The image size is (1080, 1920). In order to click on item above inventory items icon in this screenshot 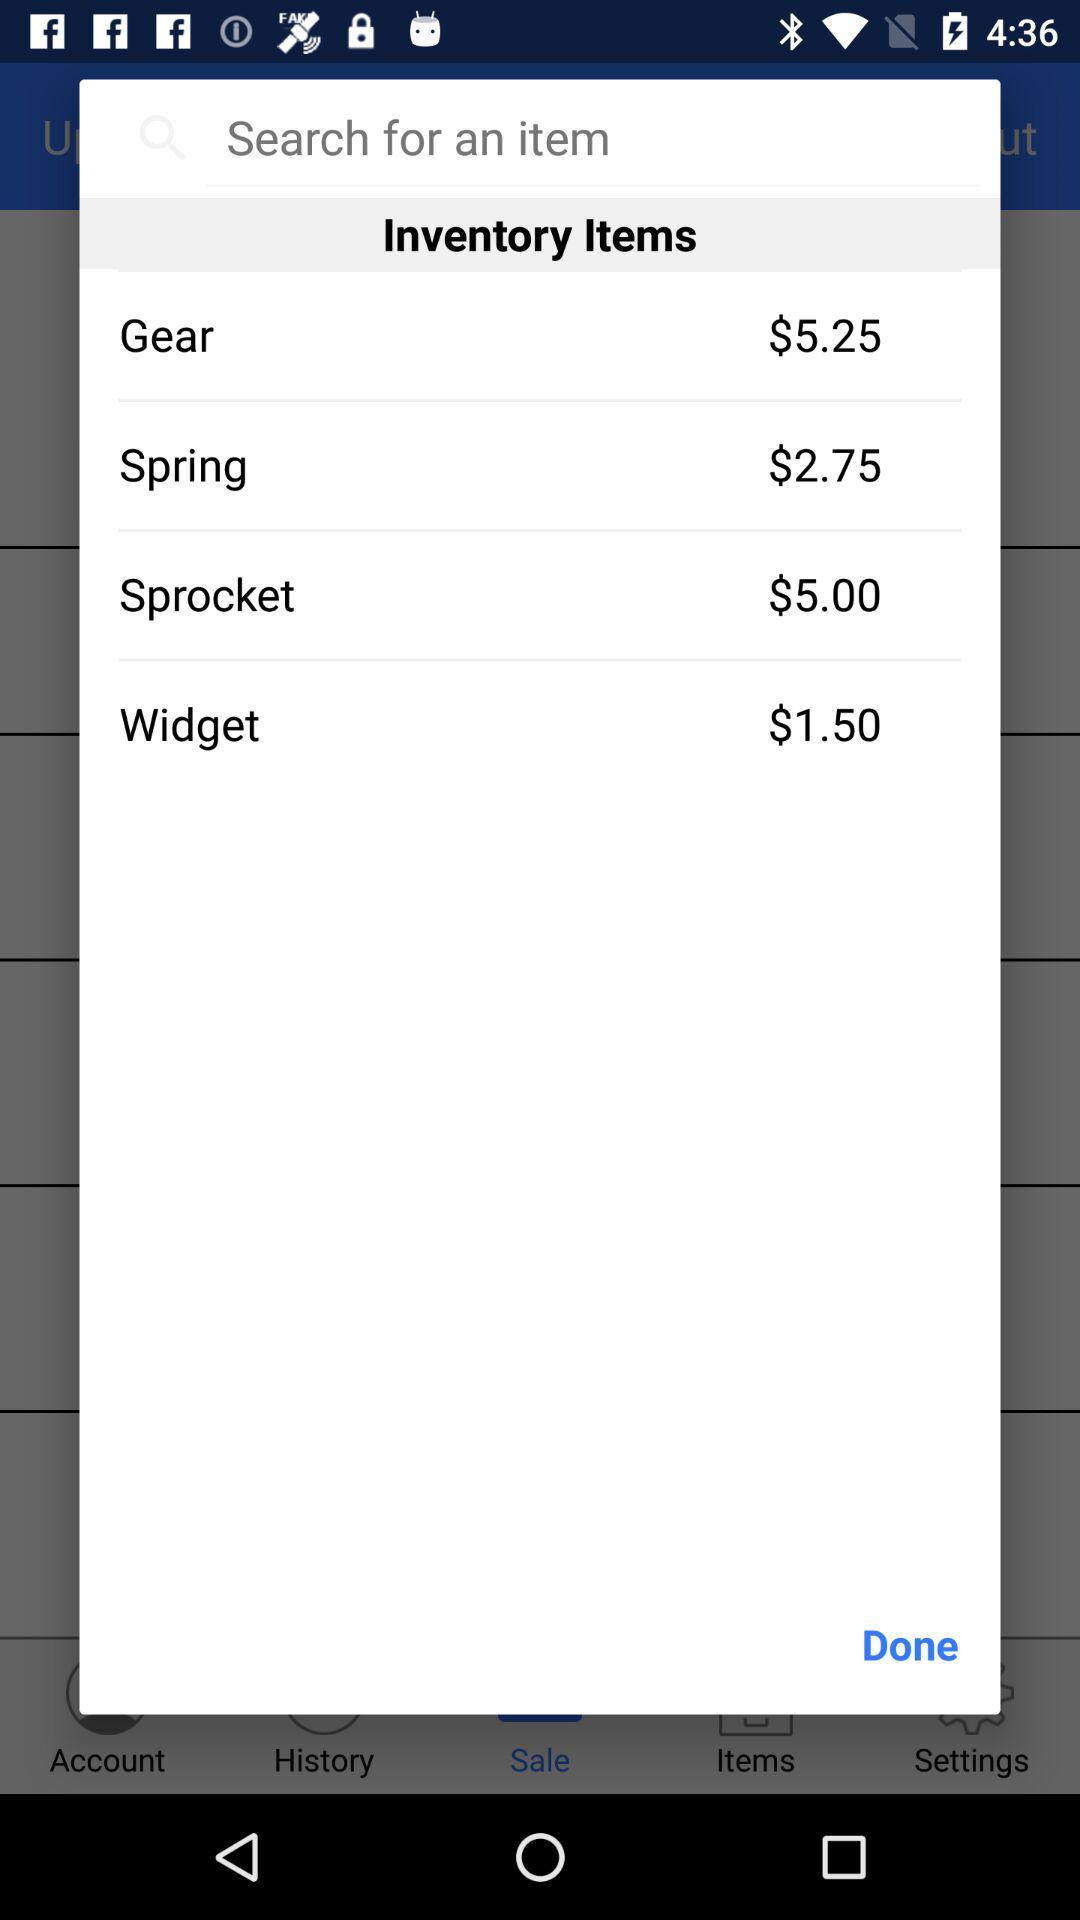, I will do `click(591, 136)`.